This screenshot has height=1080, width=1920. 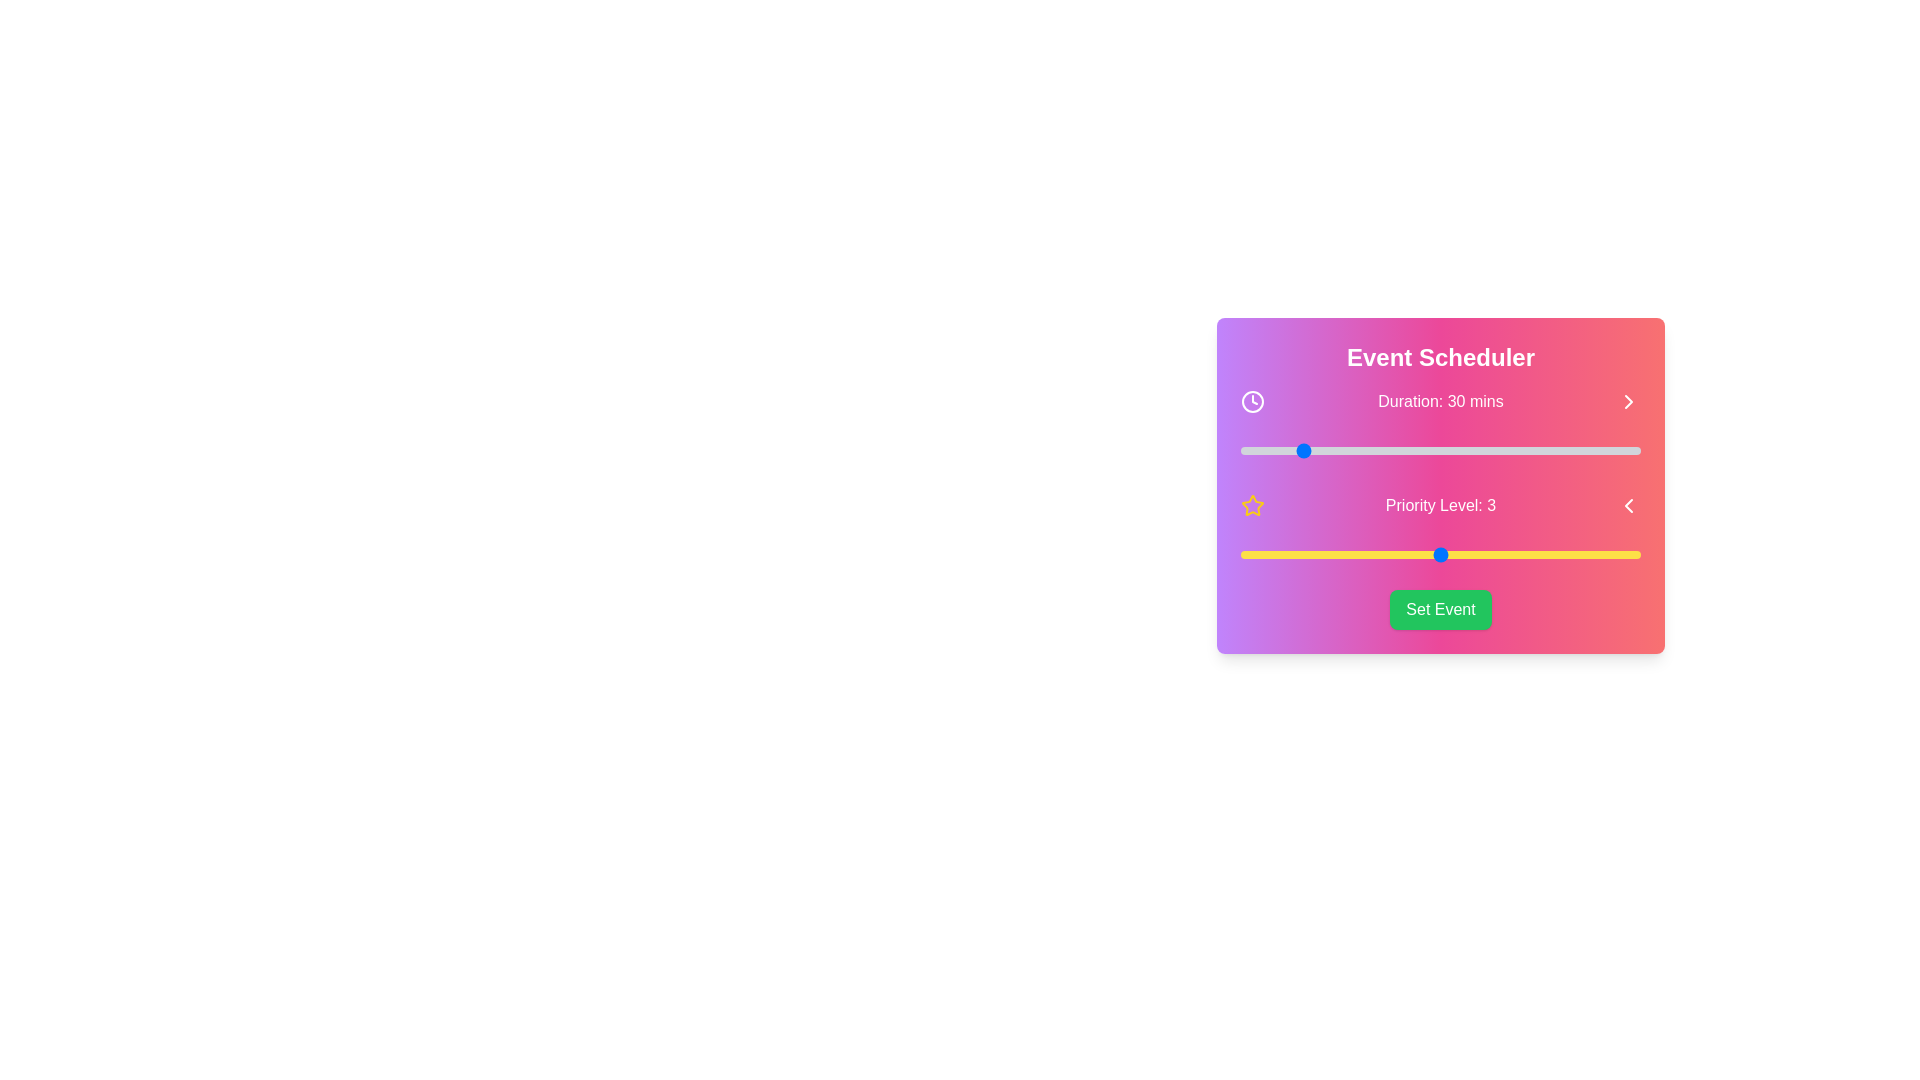 What do you see at coordinates (1440, 451) in the screenshot?
I see `the slider track to set the duration value in the event scheduler, which is located below 'Duration: 30 mins' and above 'Priority Level: 3'` at bounding box center [1440, 451].